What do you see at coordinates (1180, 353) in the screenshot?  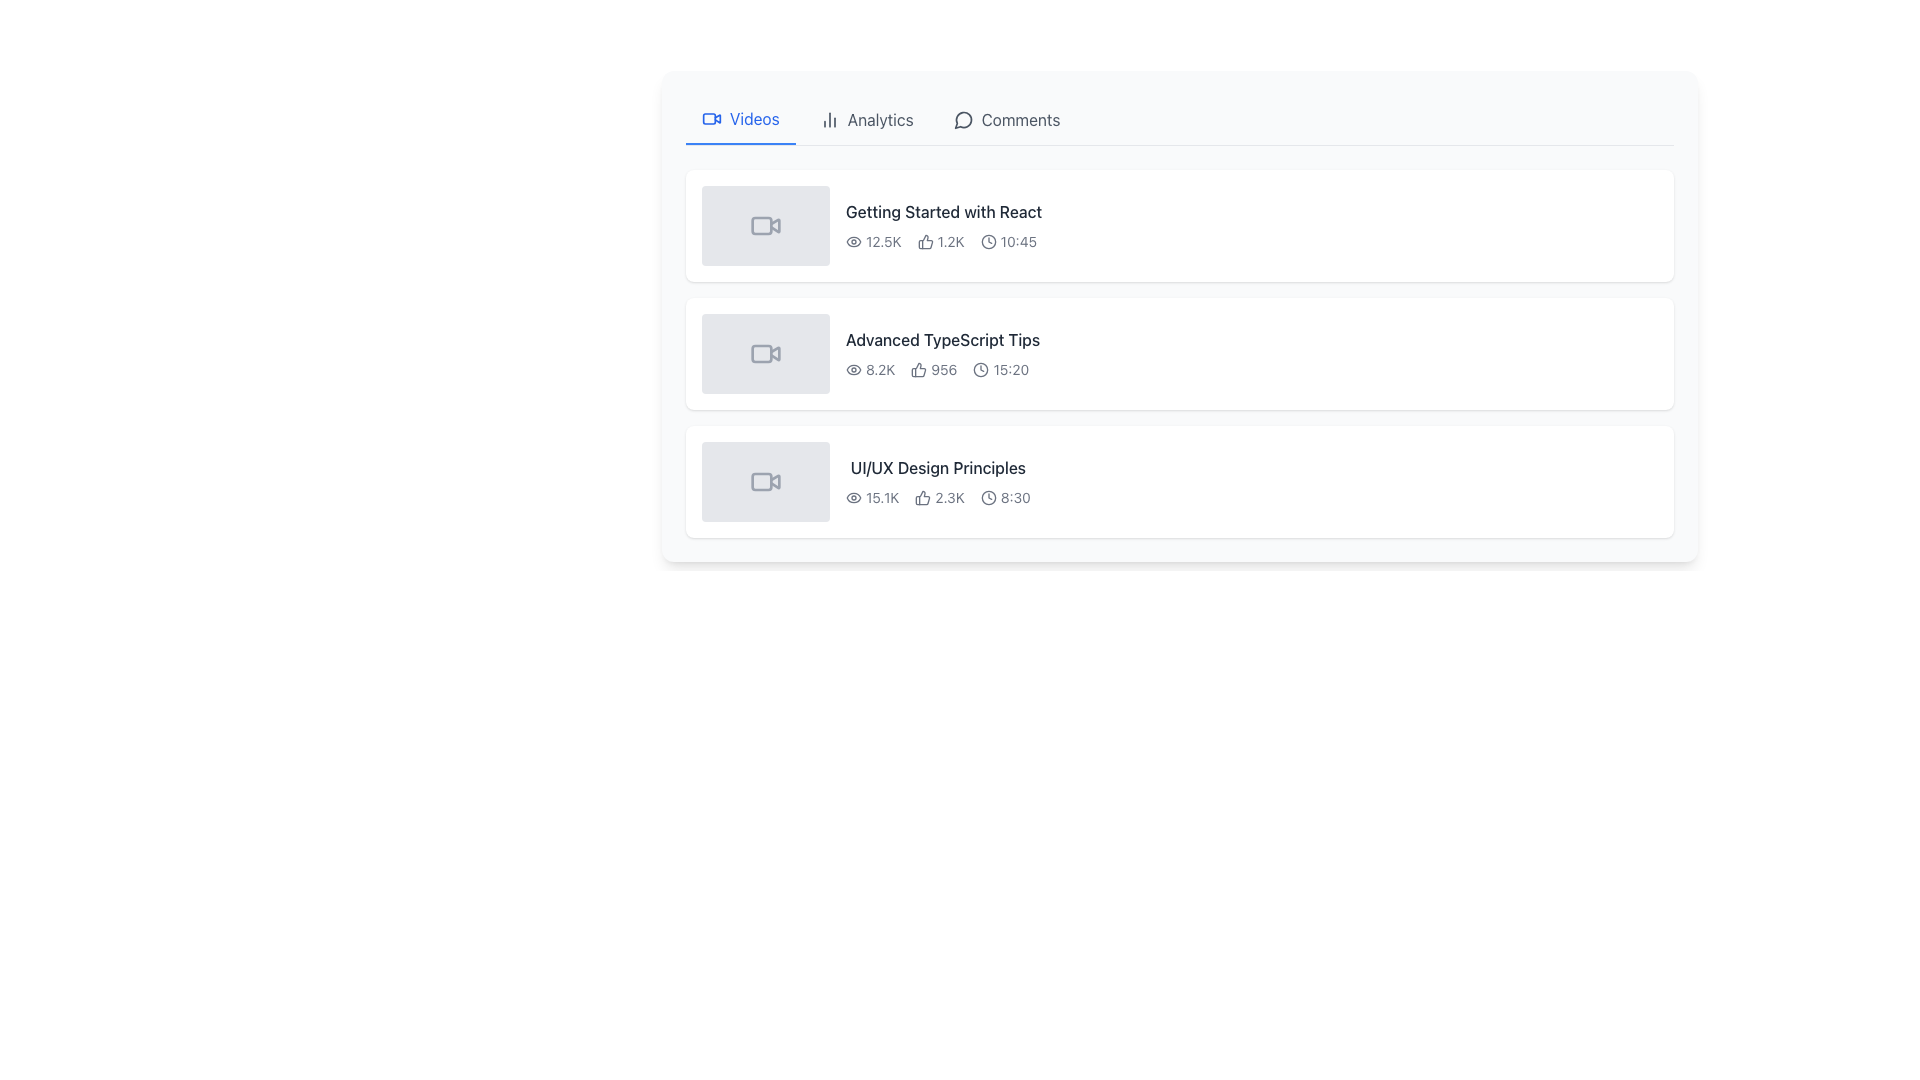 I see `the selectable video card item located in the second item slot of the vertically stacked list, positioned centrally between 'Getting Started with React' and 'UI/UX Design Principles'` at bounding box center [1180, 353].